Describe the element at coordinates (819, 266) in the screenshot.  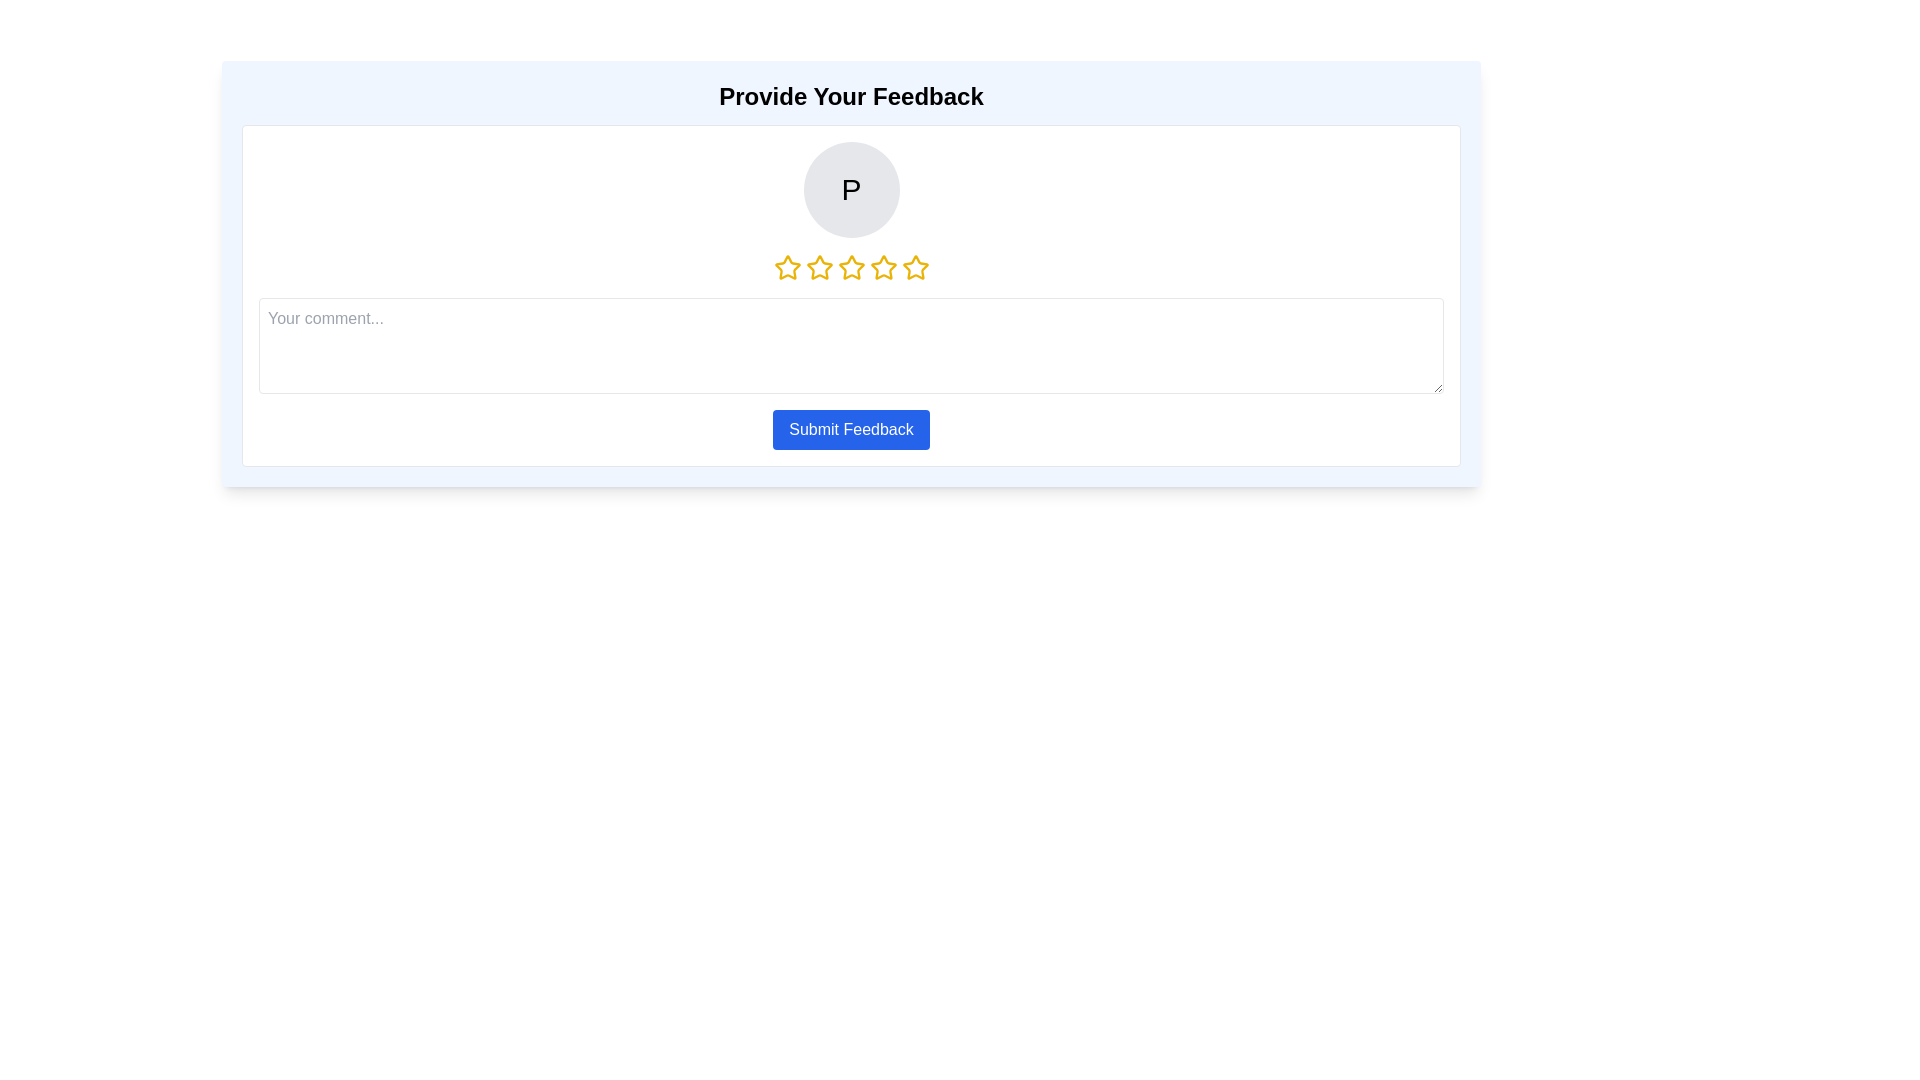
I see `the star corresponding to 2 stars to set the rating` at that location.